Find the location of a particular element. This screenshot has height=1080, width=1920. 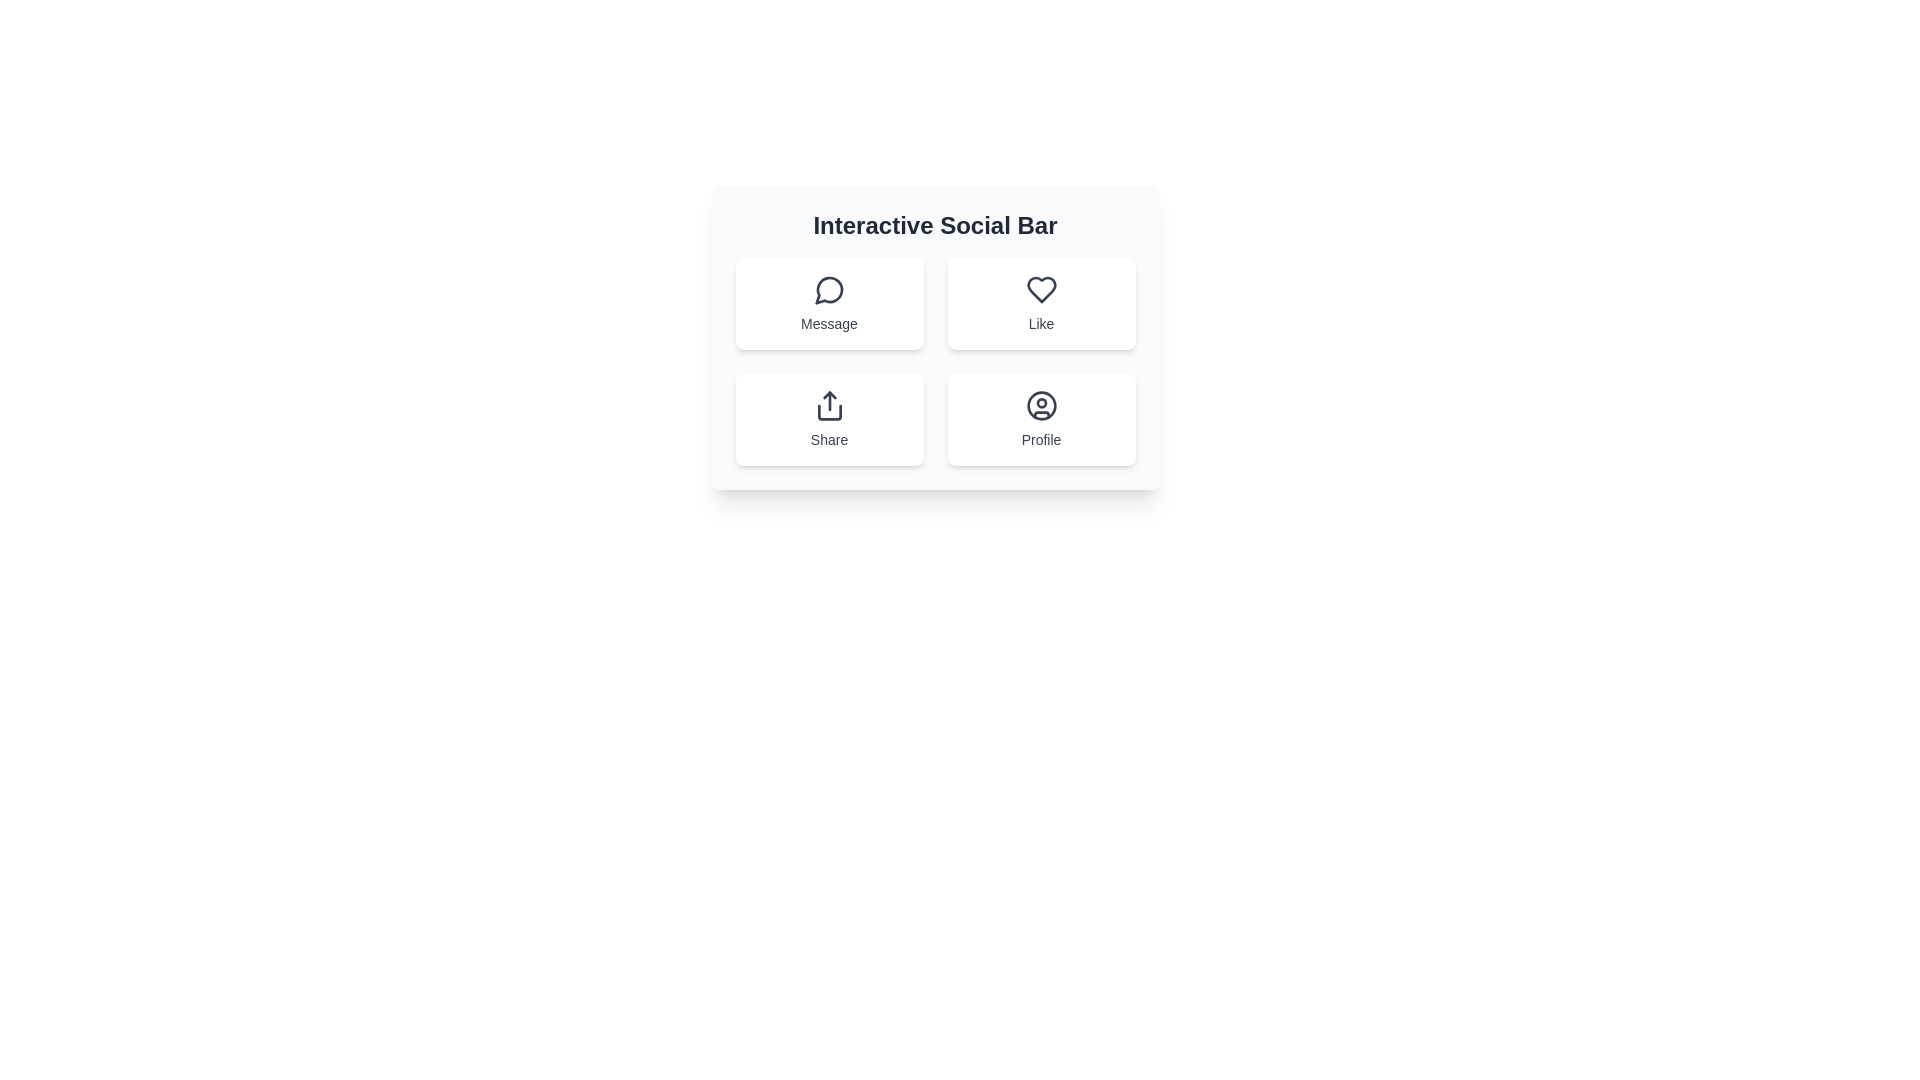

the 'Share' text label located in the lower section of a card-like component beneath an upward arrow icon in the lower-left position of the grid under the header 'Interactive Social Bar' is located at coordinates (829, 438).